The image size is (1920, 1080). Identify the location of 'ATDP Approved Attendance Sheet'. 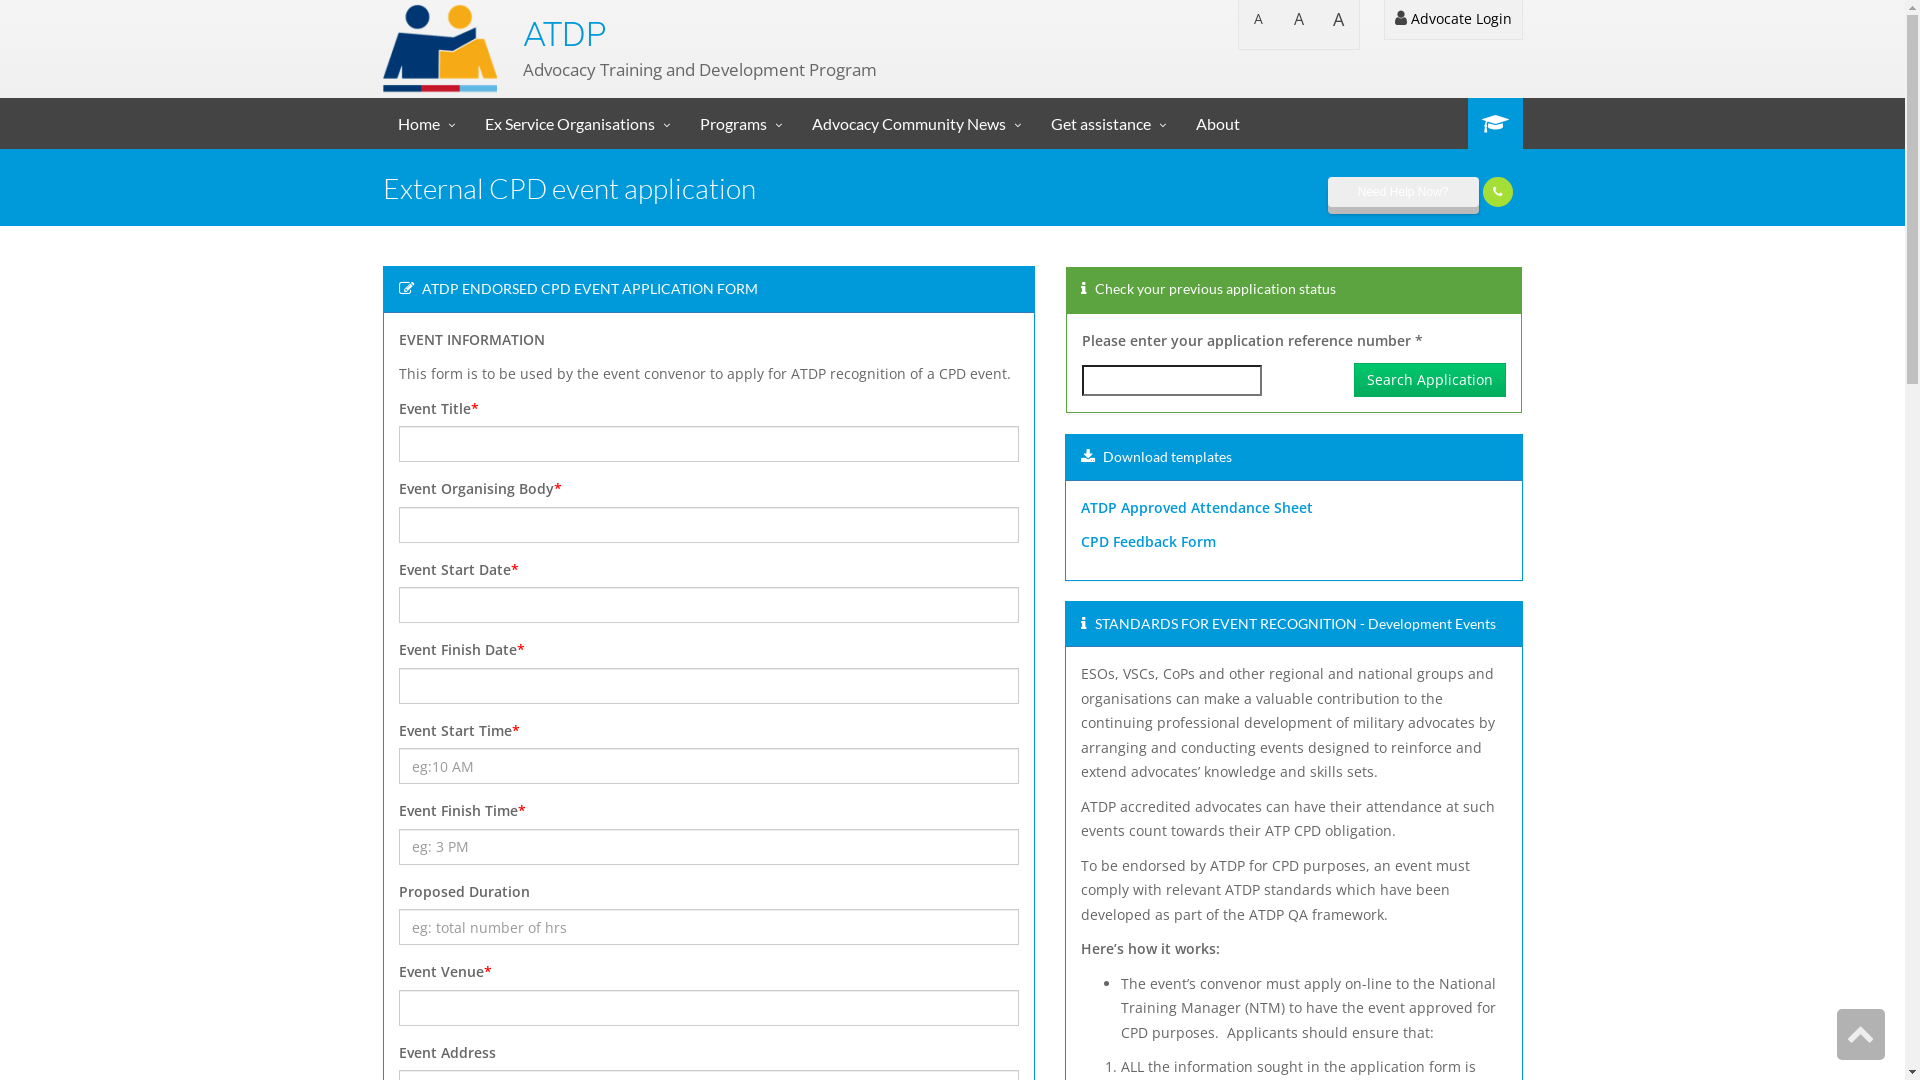
(1196, 506).